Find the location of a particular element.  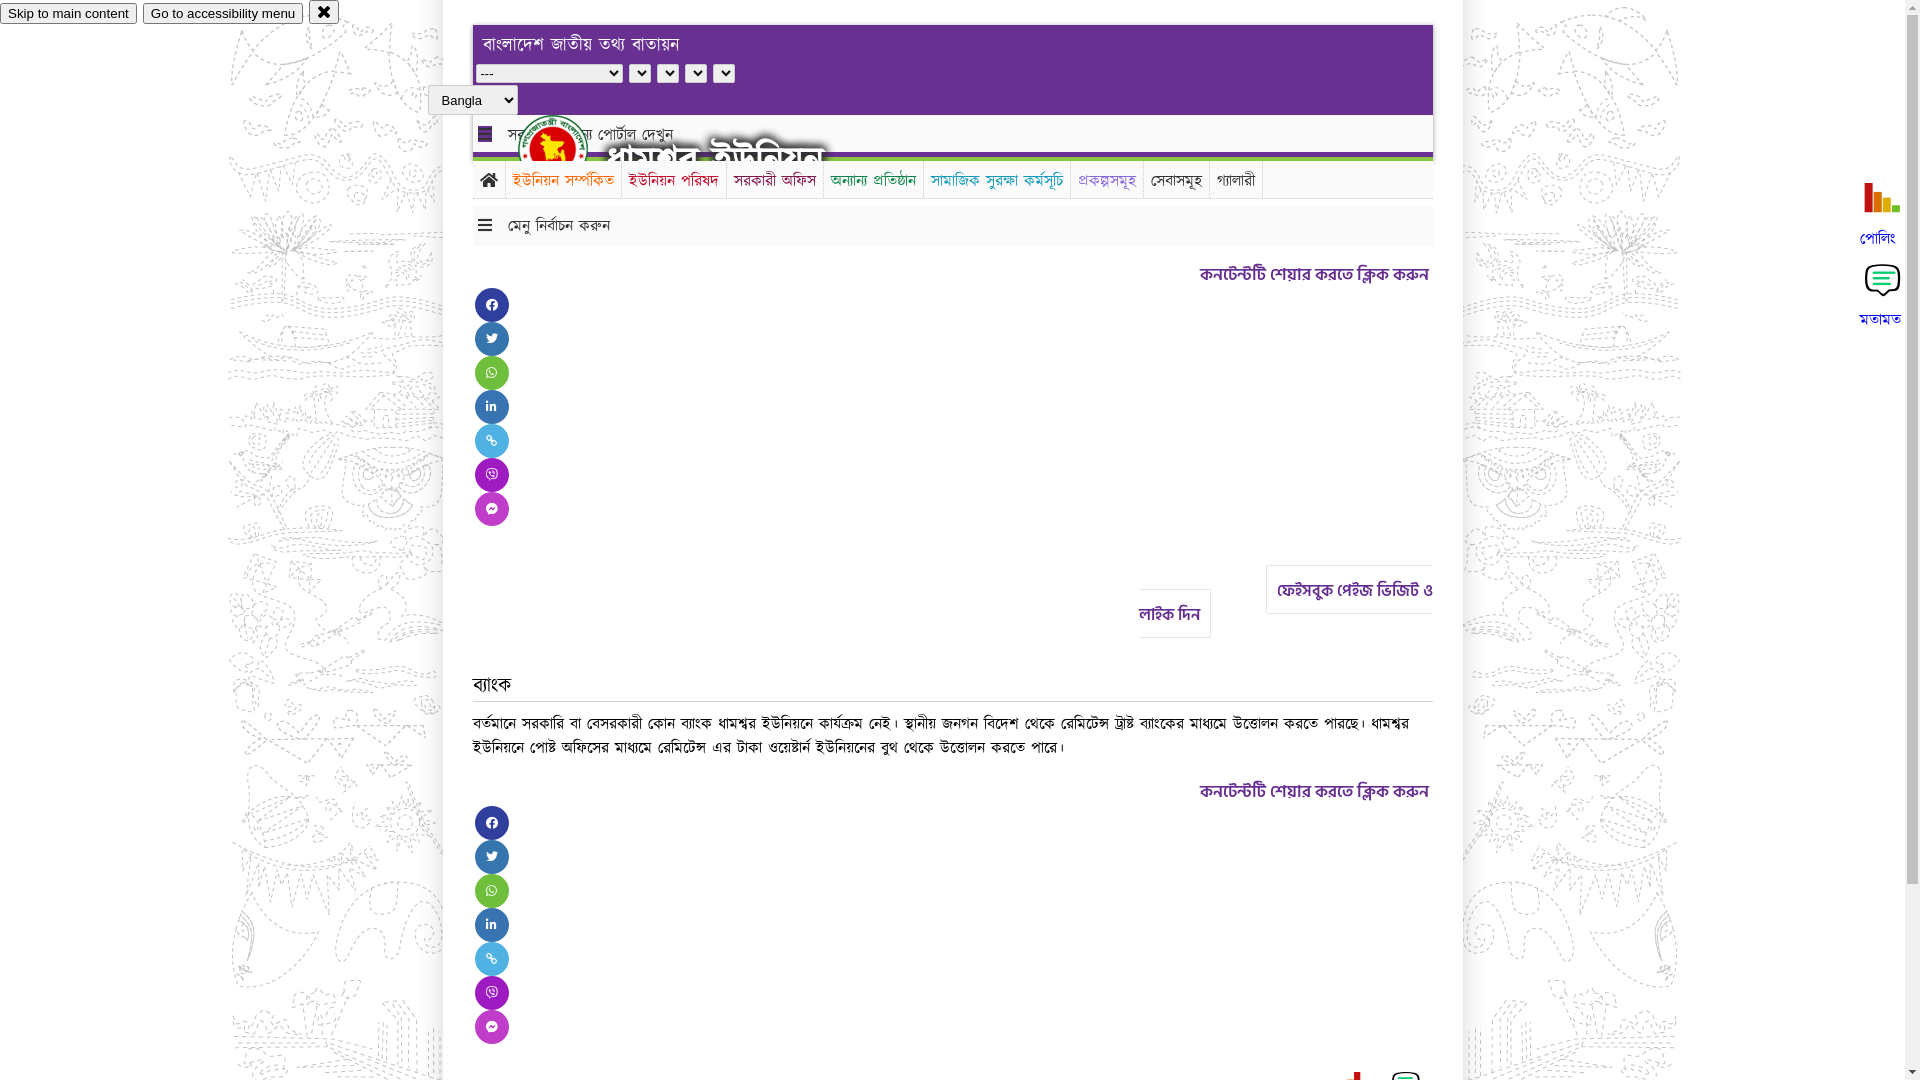

' is located at coordinates (569, 148).